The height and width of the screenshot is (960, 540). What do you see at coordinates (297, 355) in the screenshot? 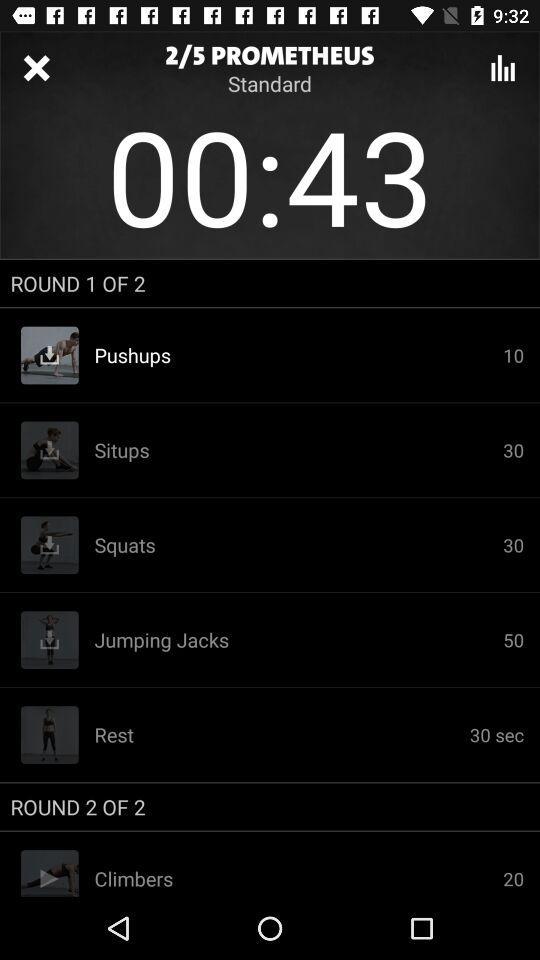
I see `the pushups icon` at bounding box center [297, 355].